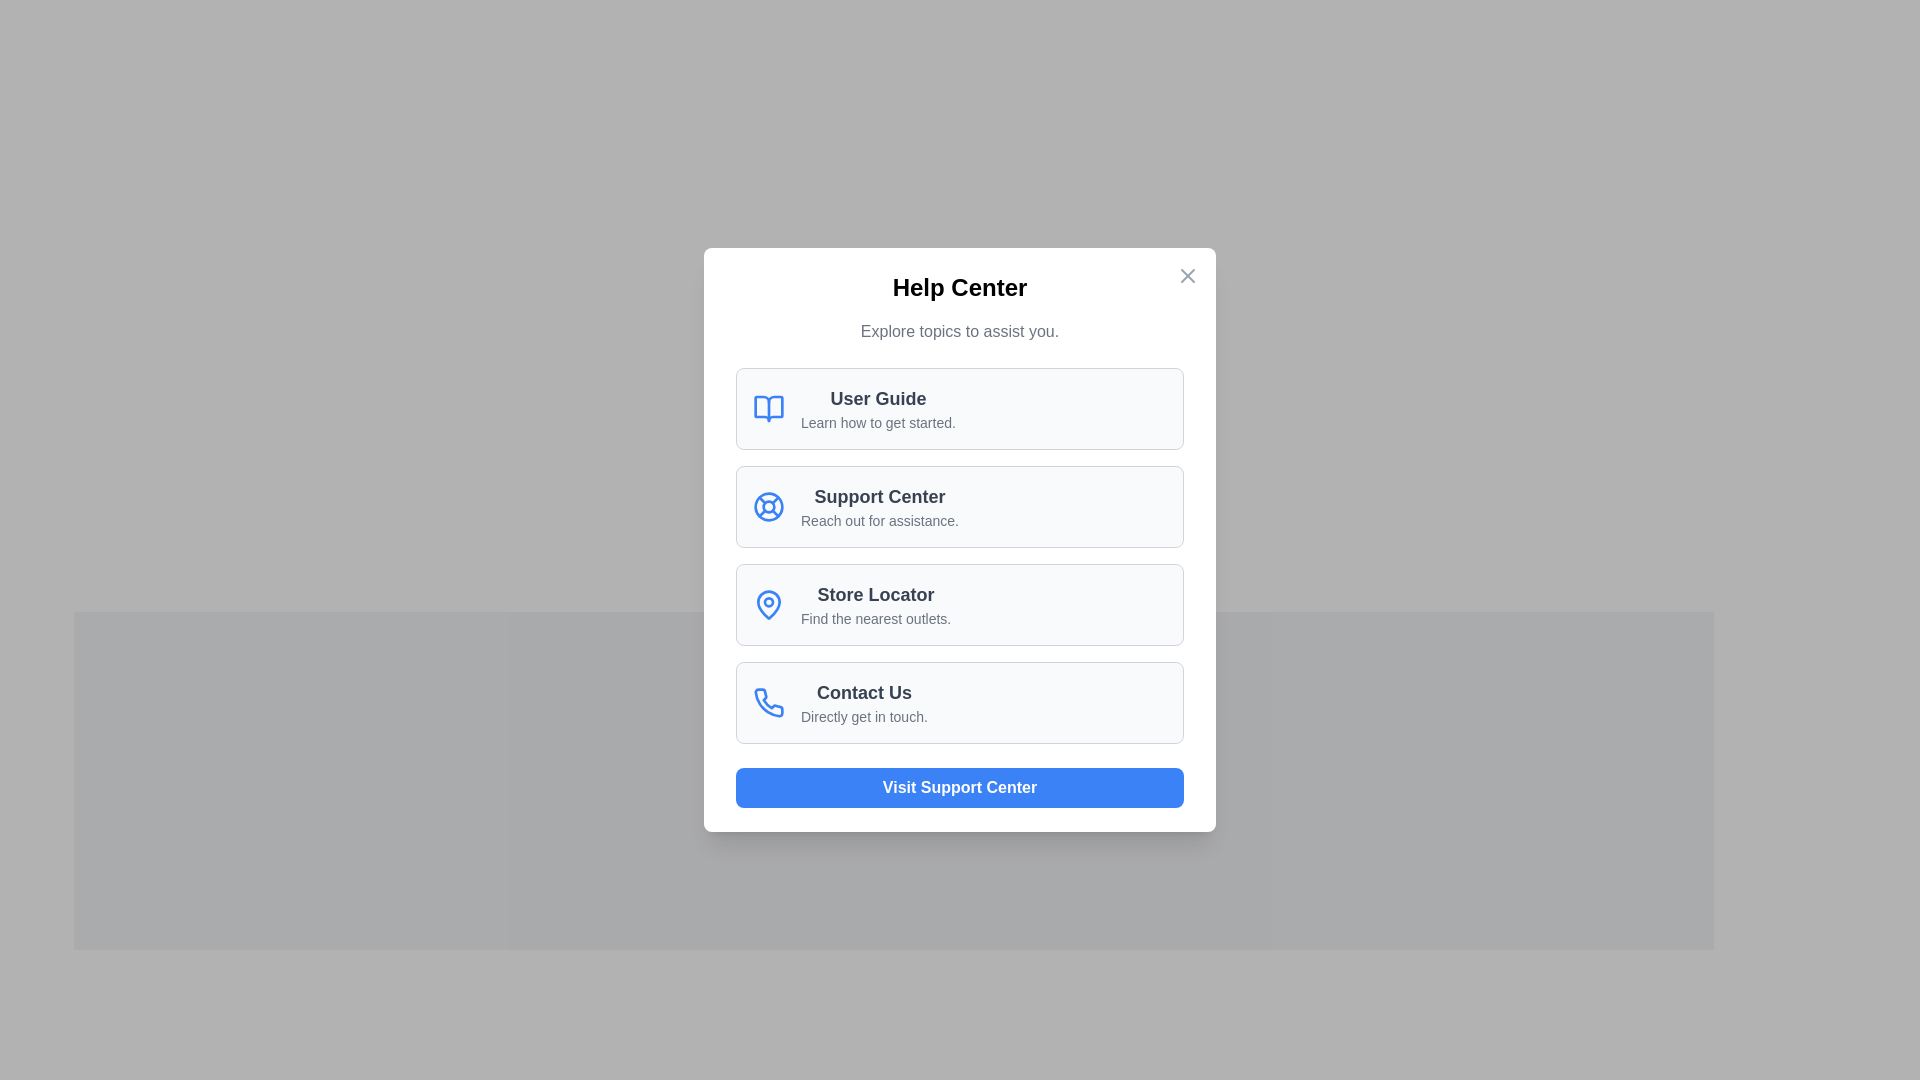 Image resolution: width=1920 pixels, height=1080 pixels. I want to click on the bold text label that serves as the title for the 'User Guide' subsection in the 'Help Center' modal, so click(878, 398).